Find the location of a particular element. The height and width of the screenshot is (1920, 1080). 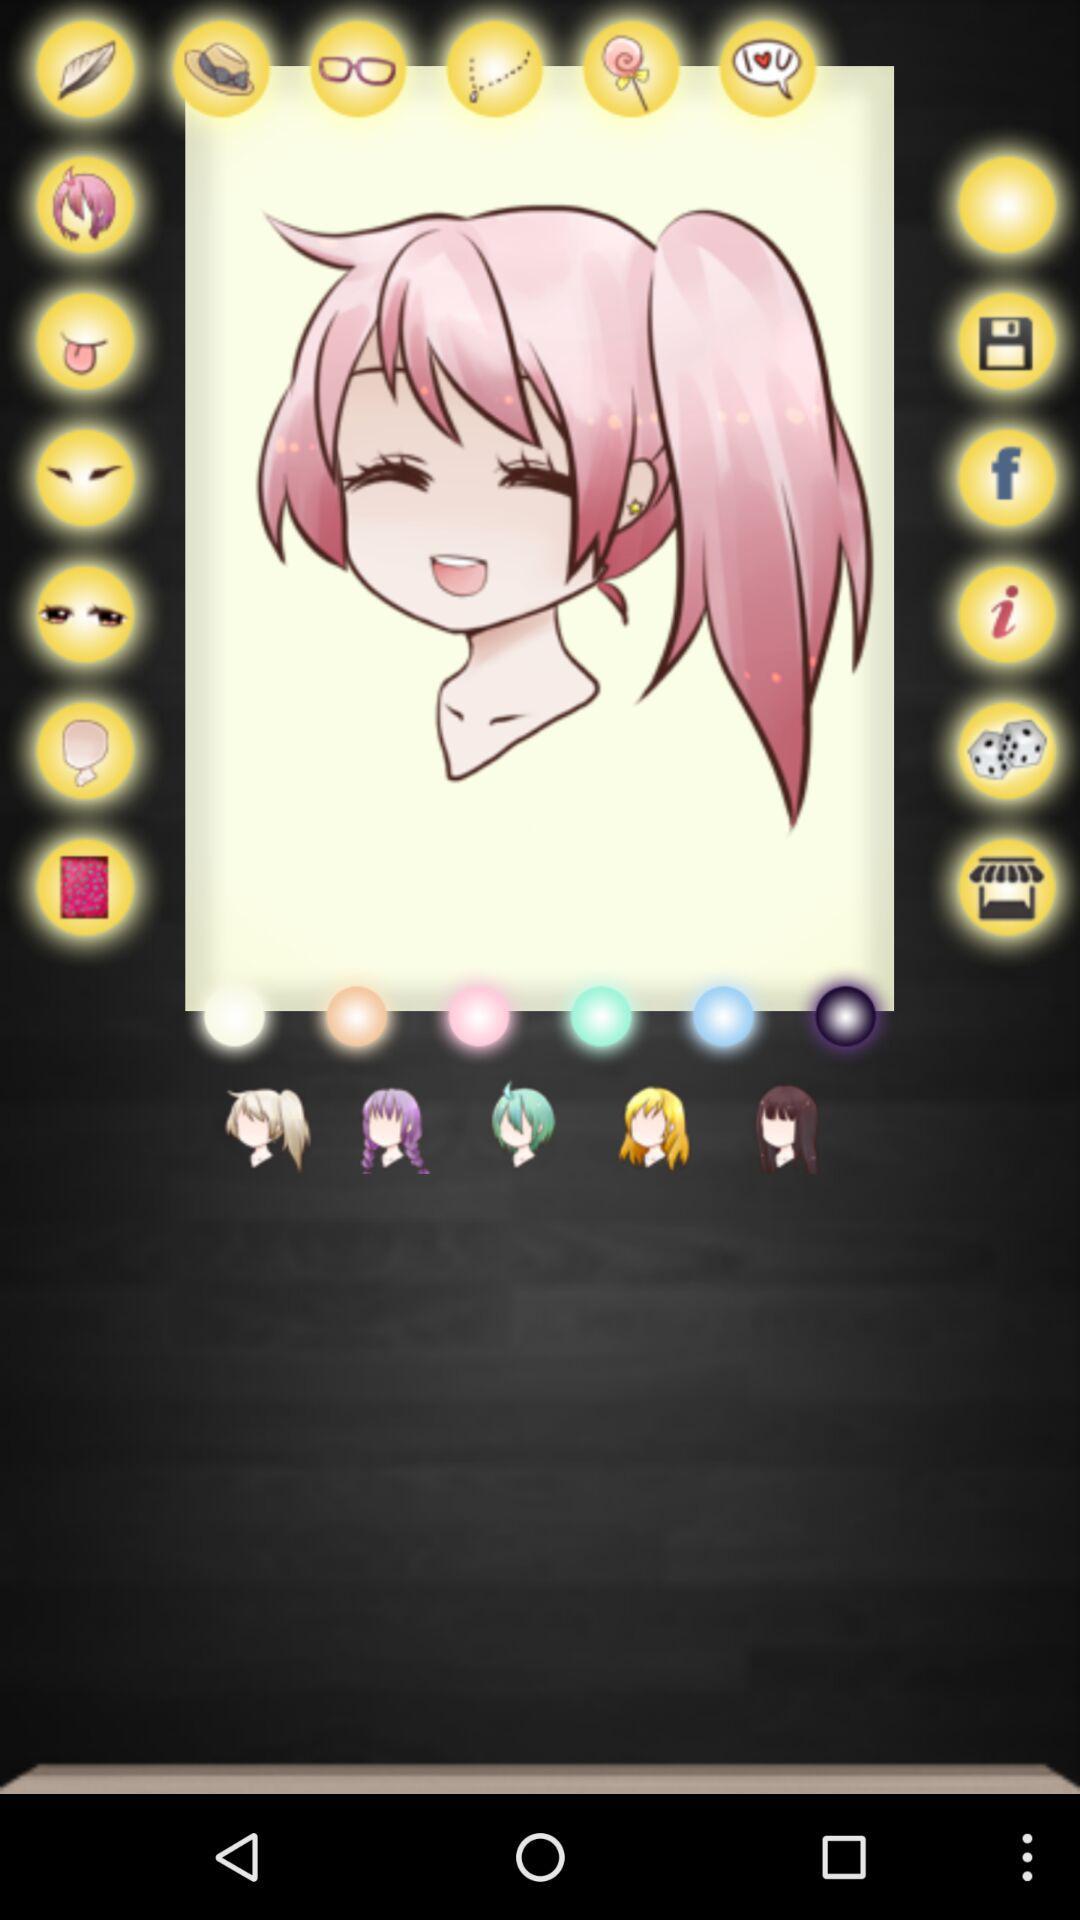

the thumbs_down icon is located at coordinates (493, 80).